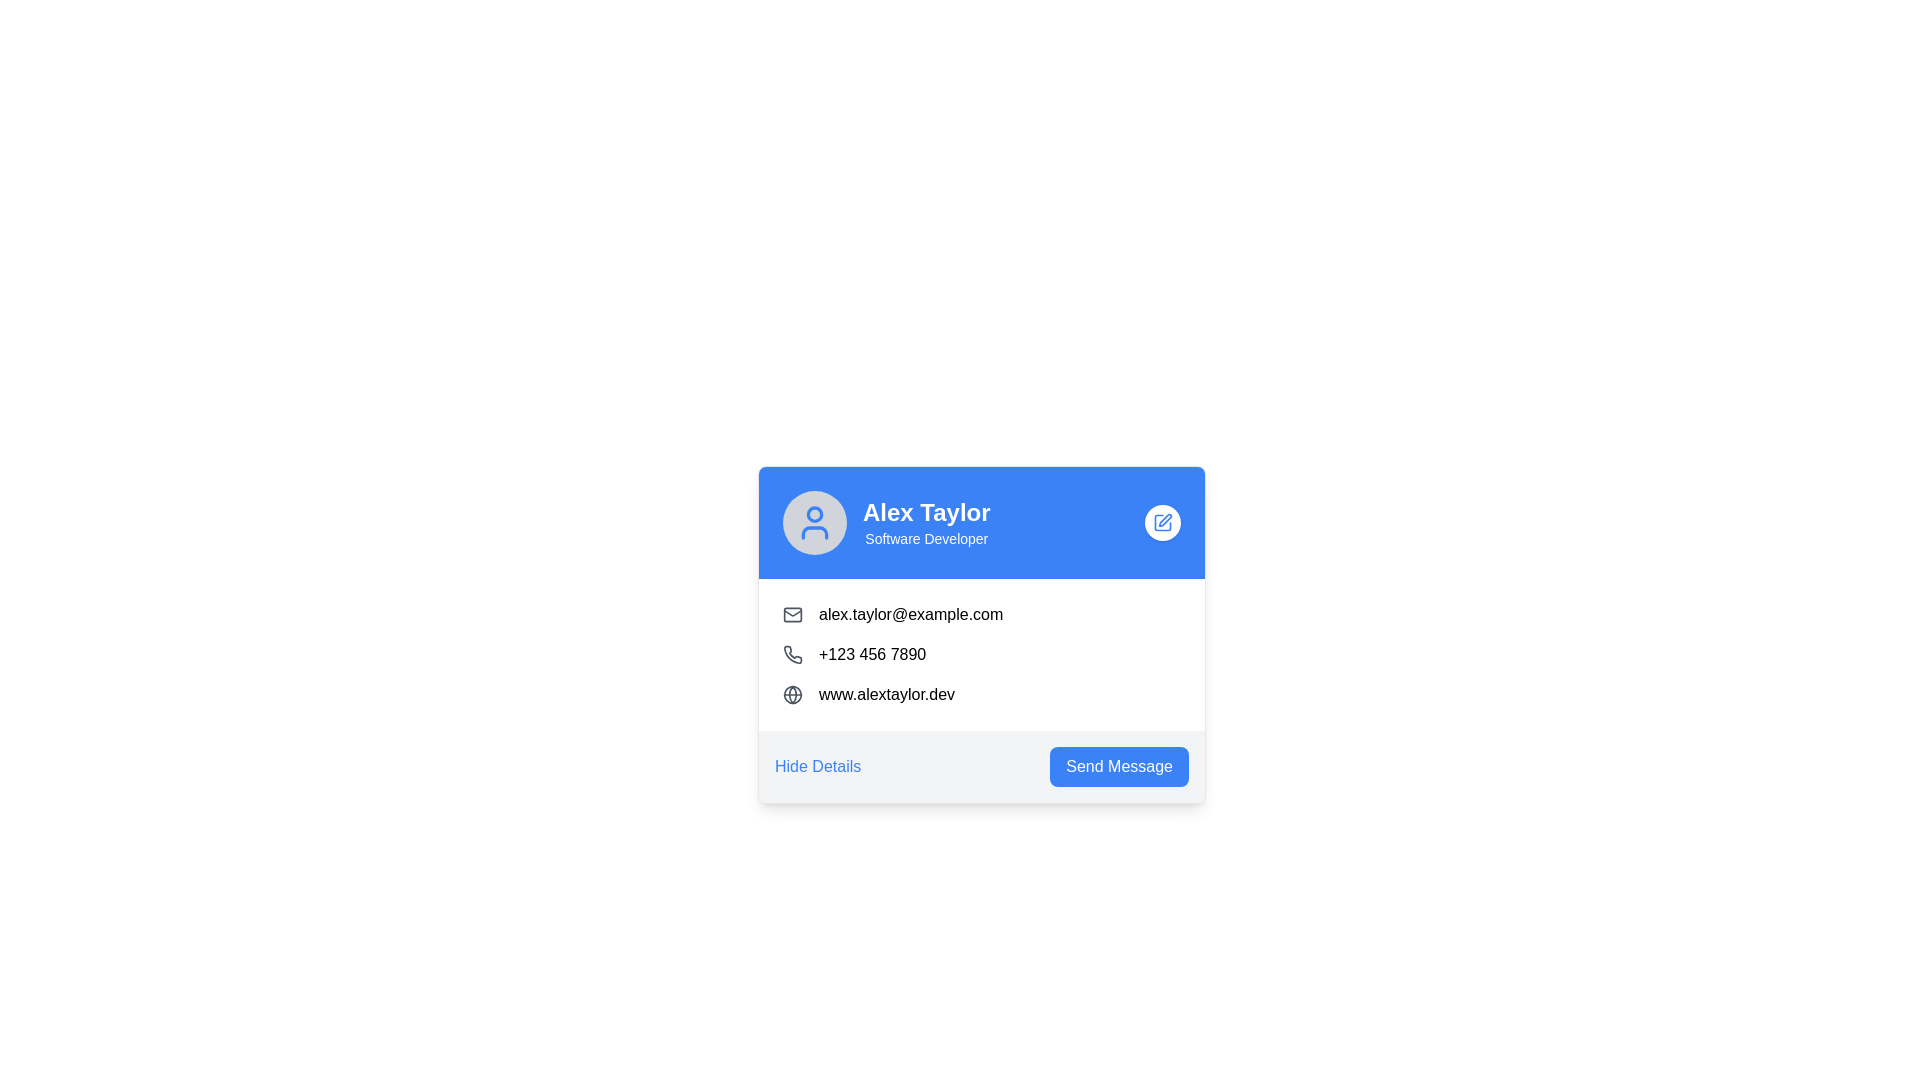 The width and height of the screenshot is (1920, 1080). Describe the element at coordinates (815, 512) in the screenshot. I see `the user profile icon, which is part of the graphical component representing the user in the interface, located at the top-left section of the card` at that location.